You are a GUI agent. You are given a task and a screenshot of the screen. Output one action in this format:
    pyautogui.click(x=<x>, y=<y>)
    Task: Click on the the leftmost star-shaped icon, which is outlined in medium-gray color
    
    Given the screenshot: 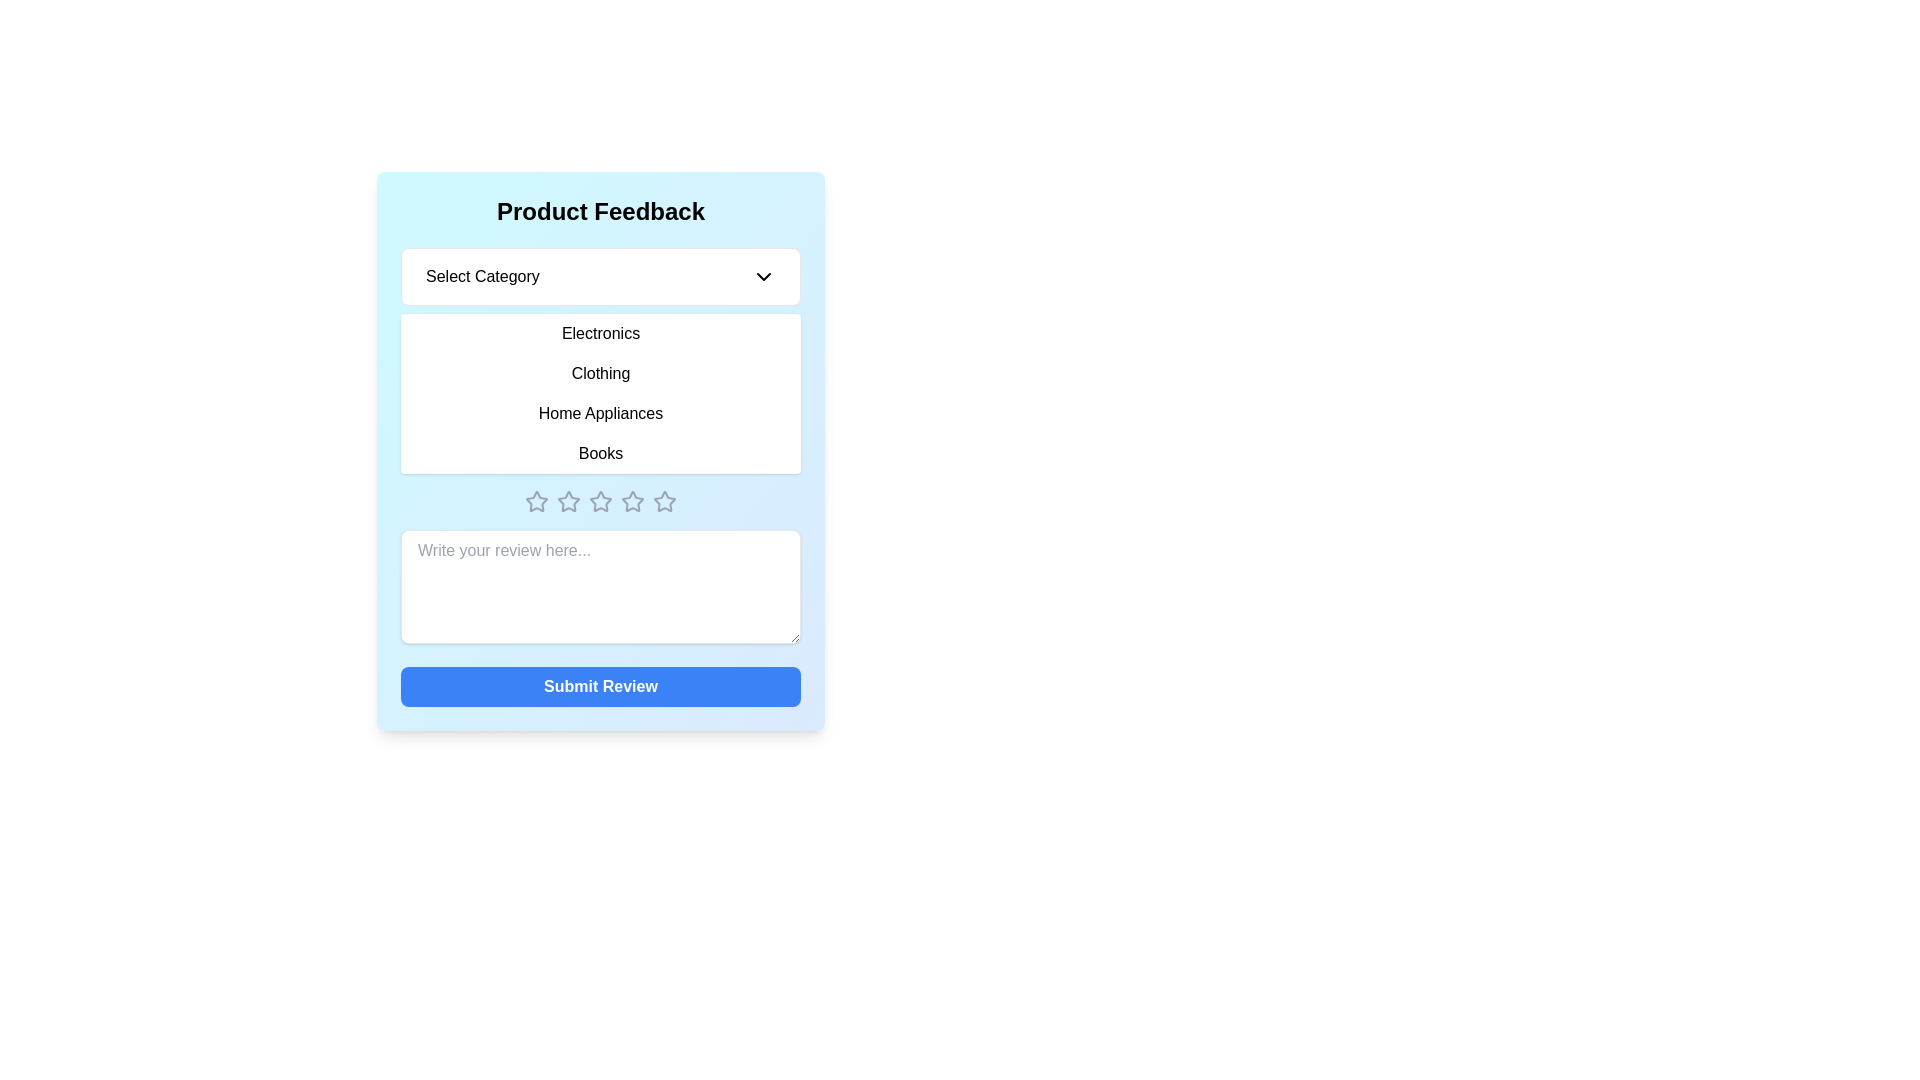 What is the action you would take?
    pyautogui.click(x=537, y=500)
    